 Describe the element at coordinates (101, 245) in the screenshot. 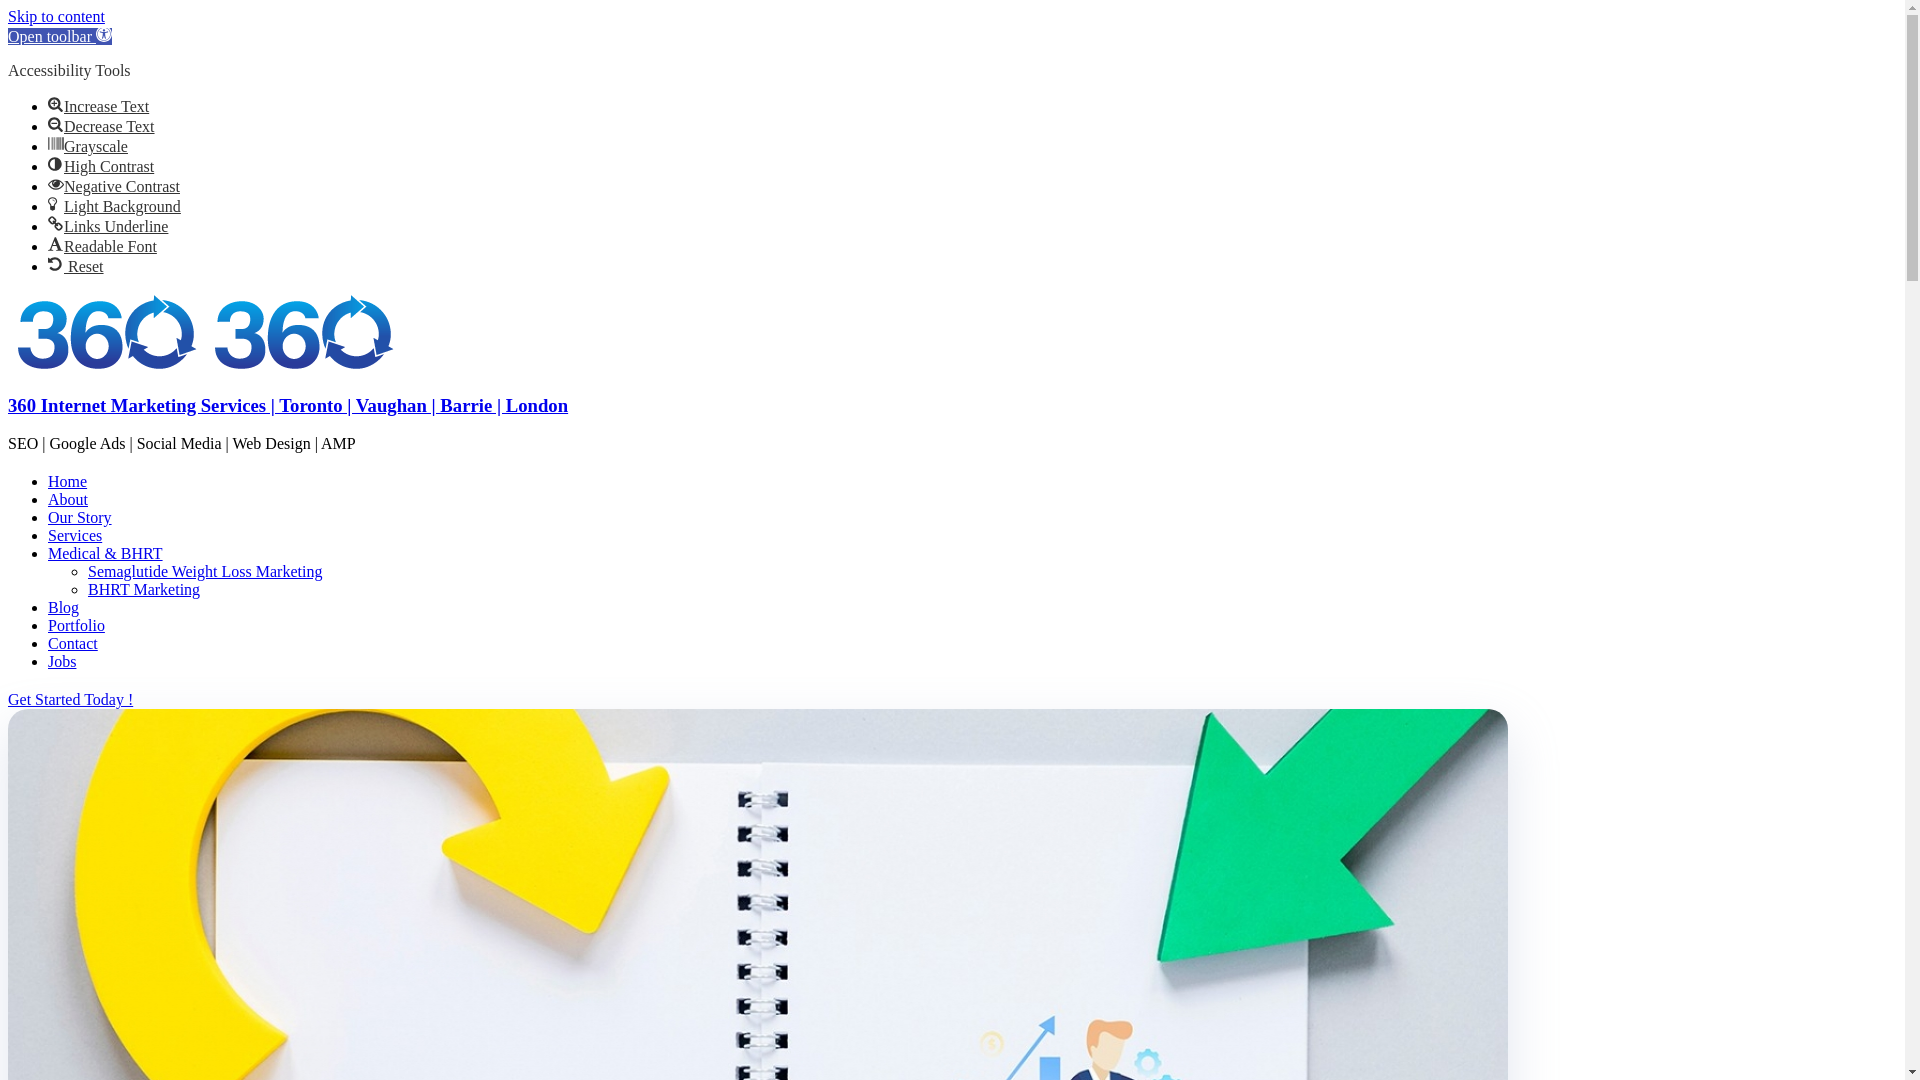

I see `'Readable FontReadable Font'` at that location.